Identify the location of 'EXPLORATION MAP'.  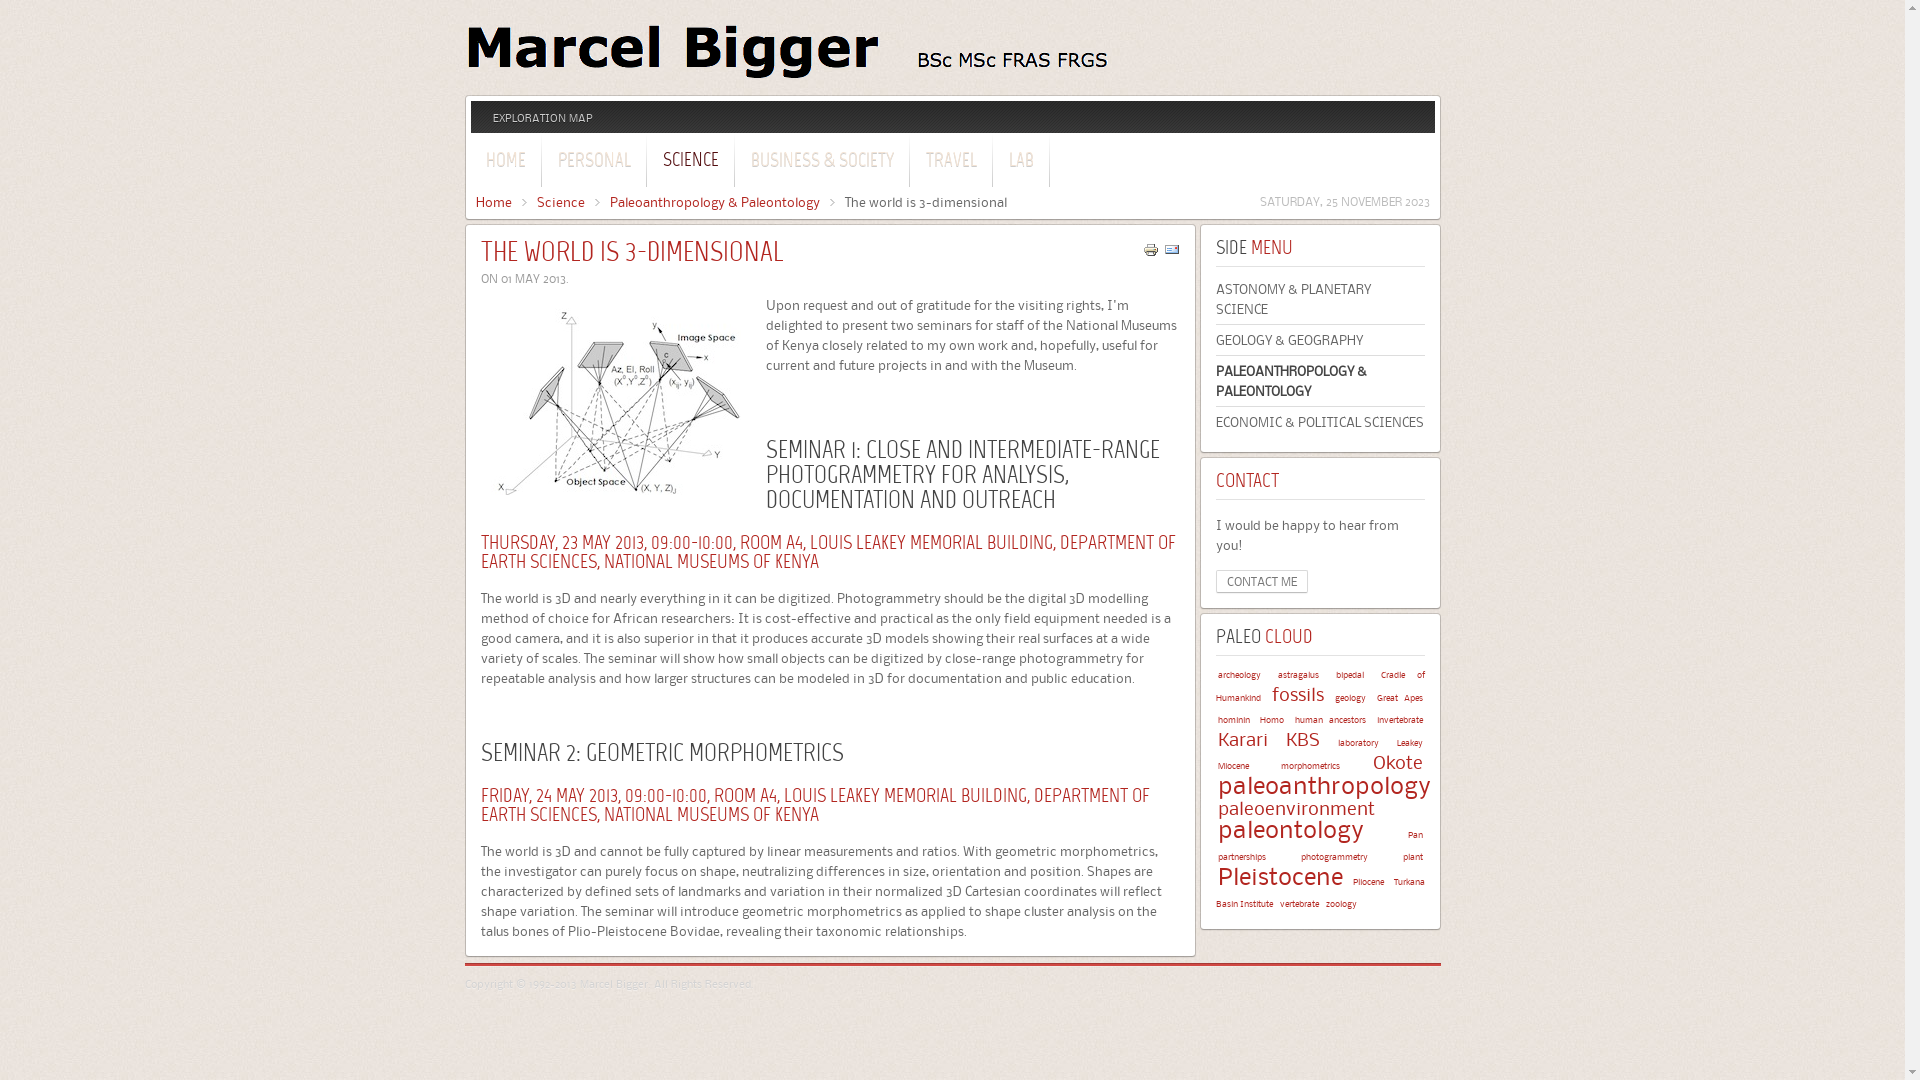
(542, 118).